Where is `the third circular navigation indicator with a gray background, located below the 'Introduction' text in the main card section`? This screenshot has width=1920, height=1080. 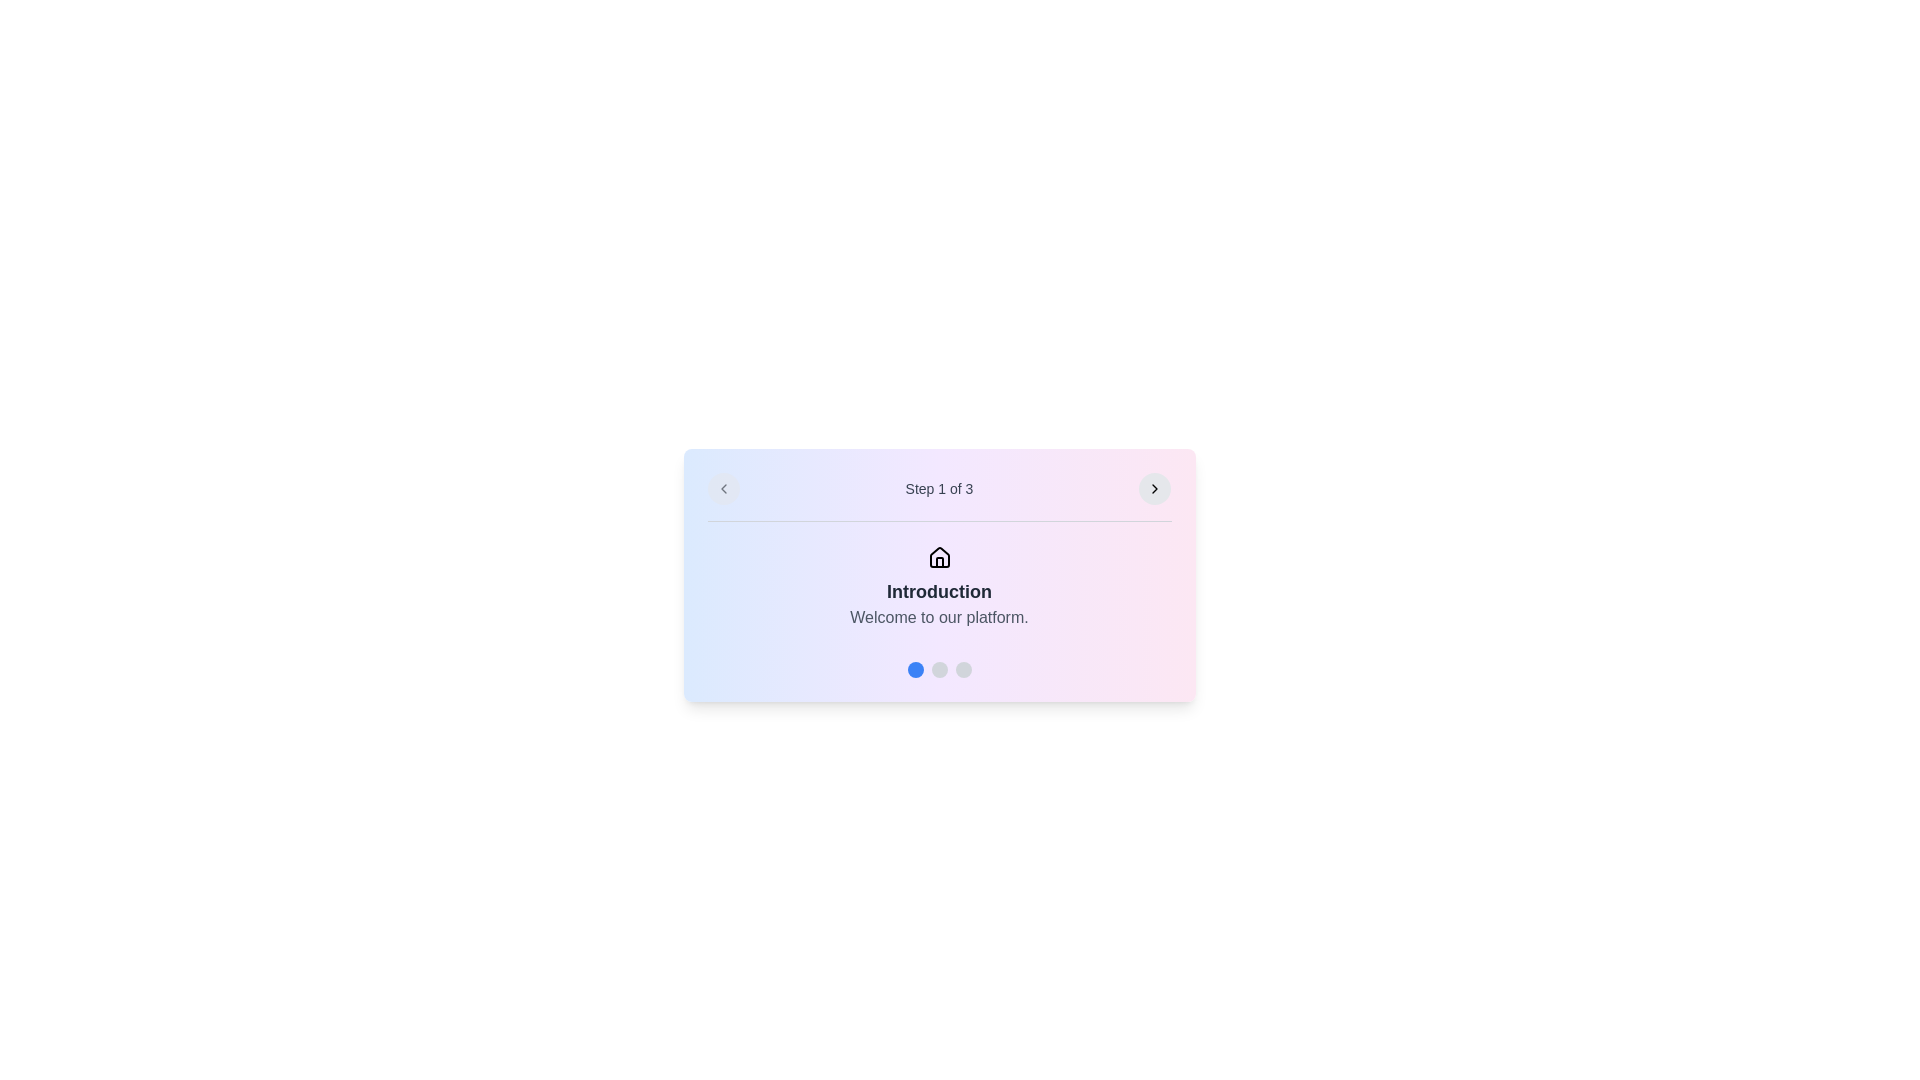 the third circular navigation indicator with a gray background, located below the 'Introduction' text in the main card section is located at coordinates (963, 670).